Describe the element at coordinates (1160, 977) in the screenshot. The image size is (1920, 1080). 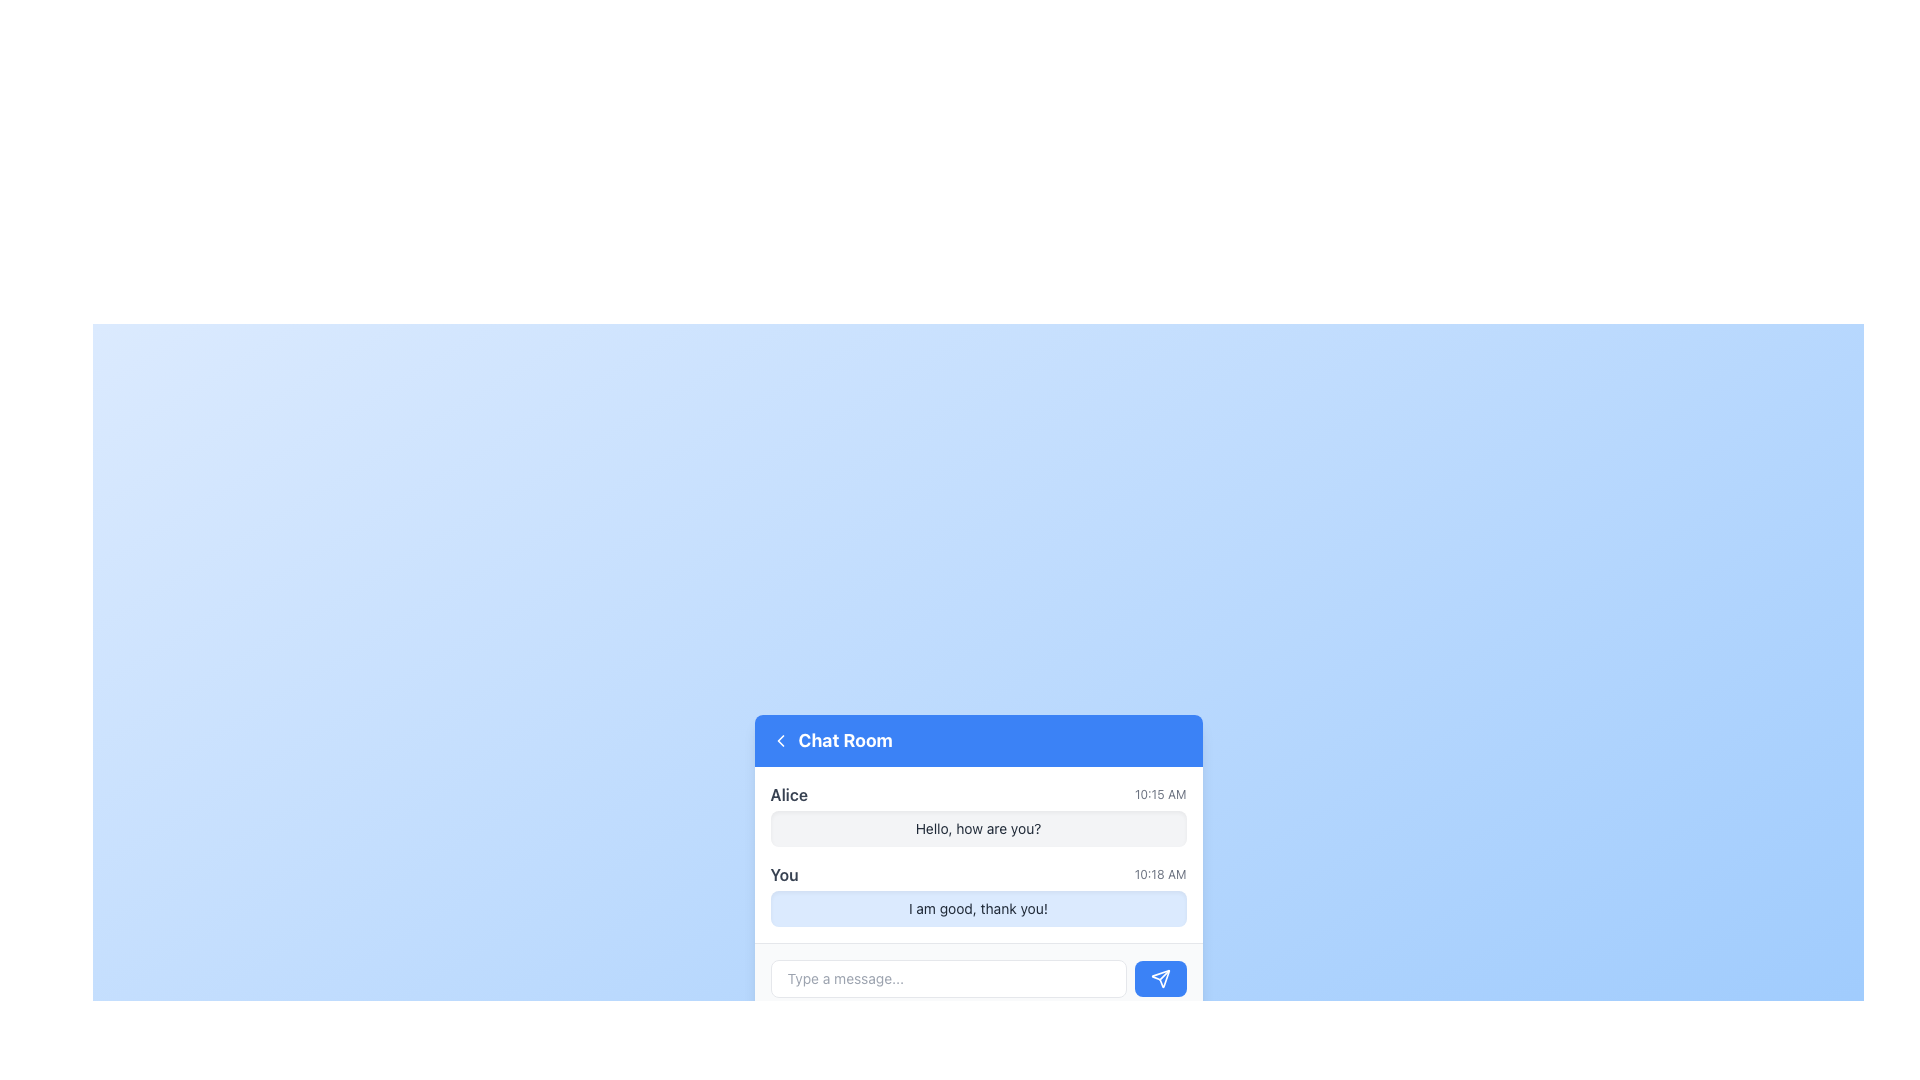
I see `the send message button, which is represented by a blue button with a white paper airplane icon, located at the bottom right of the chat interface` at that location.